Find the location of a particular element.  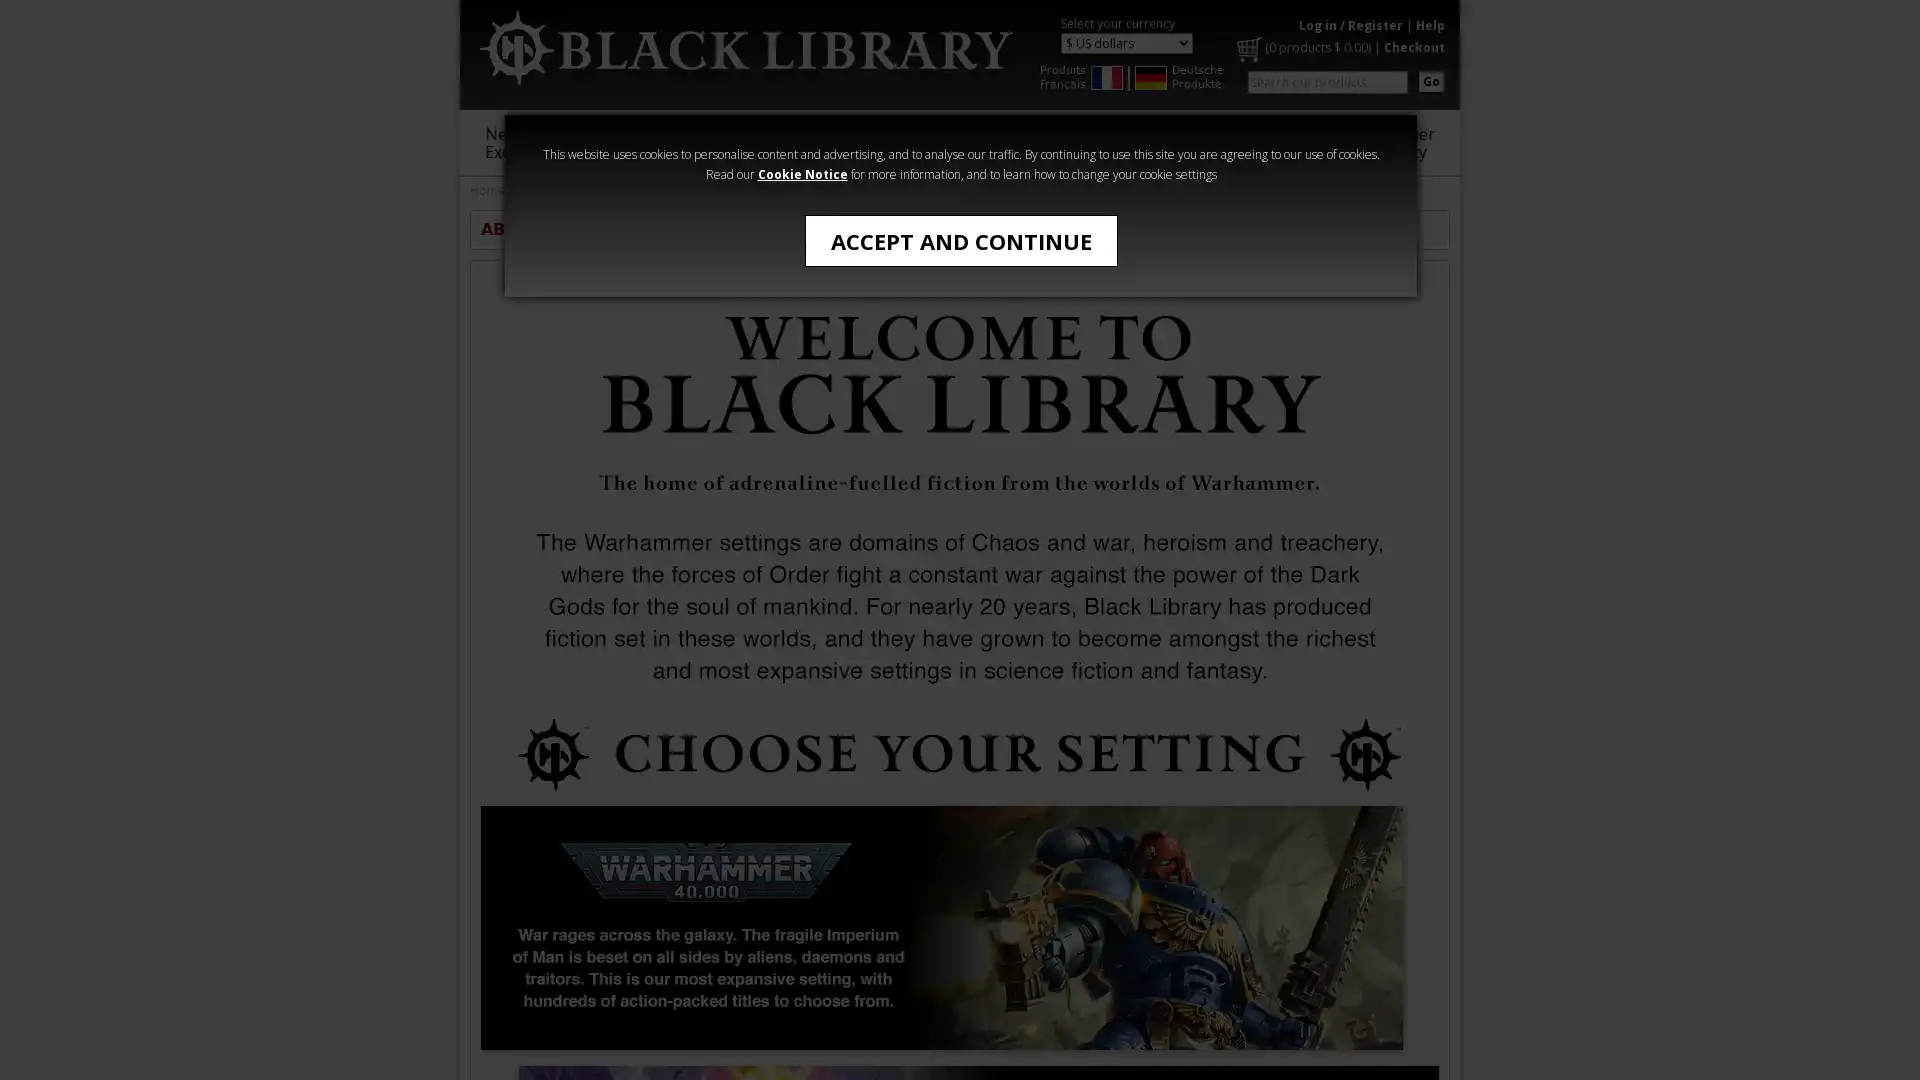

ACCEPT AND CONTINUE is located at coordinates (960, 239).